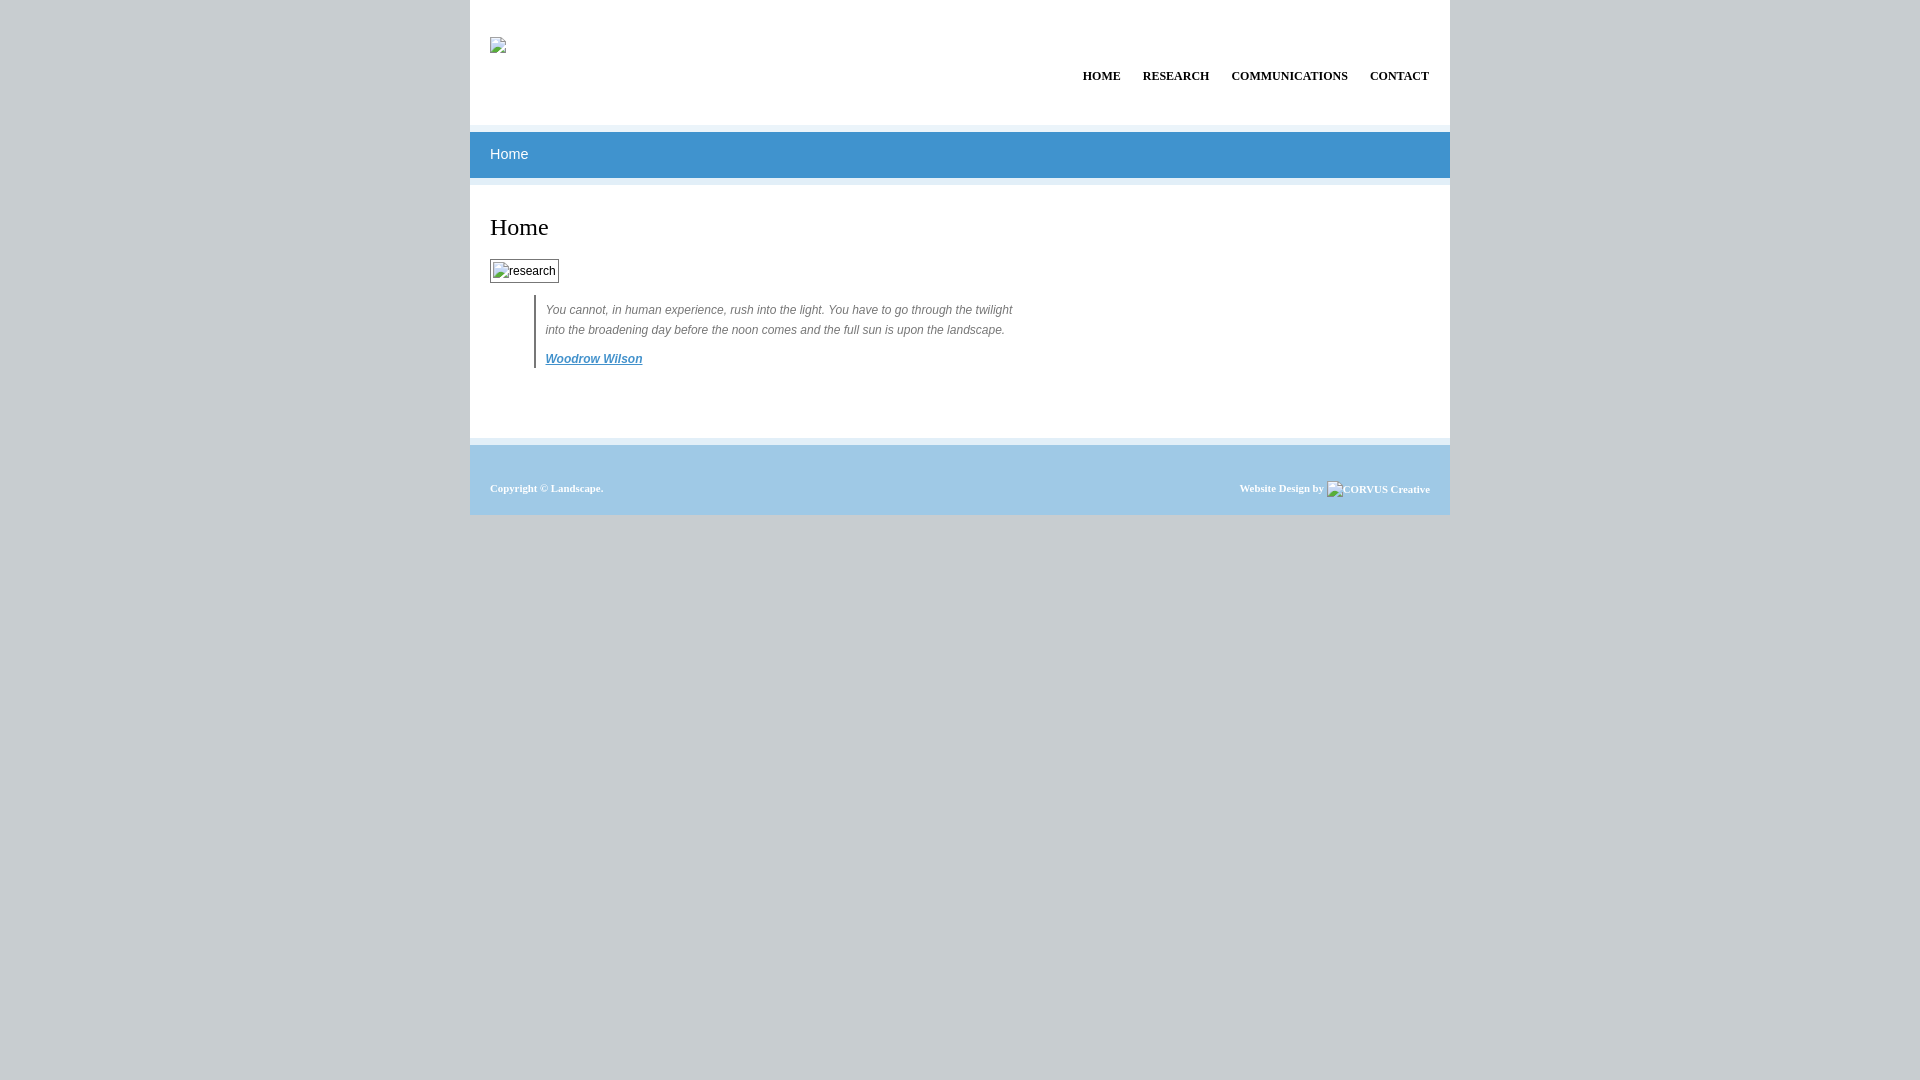  I want to click on 'Home', so click(498, 36).